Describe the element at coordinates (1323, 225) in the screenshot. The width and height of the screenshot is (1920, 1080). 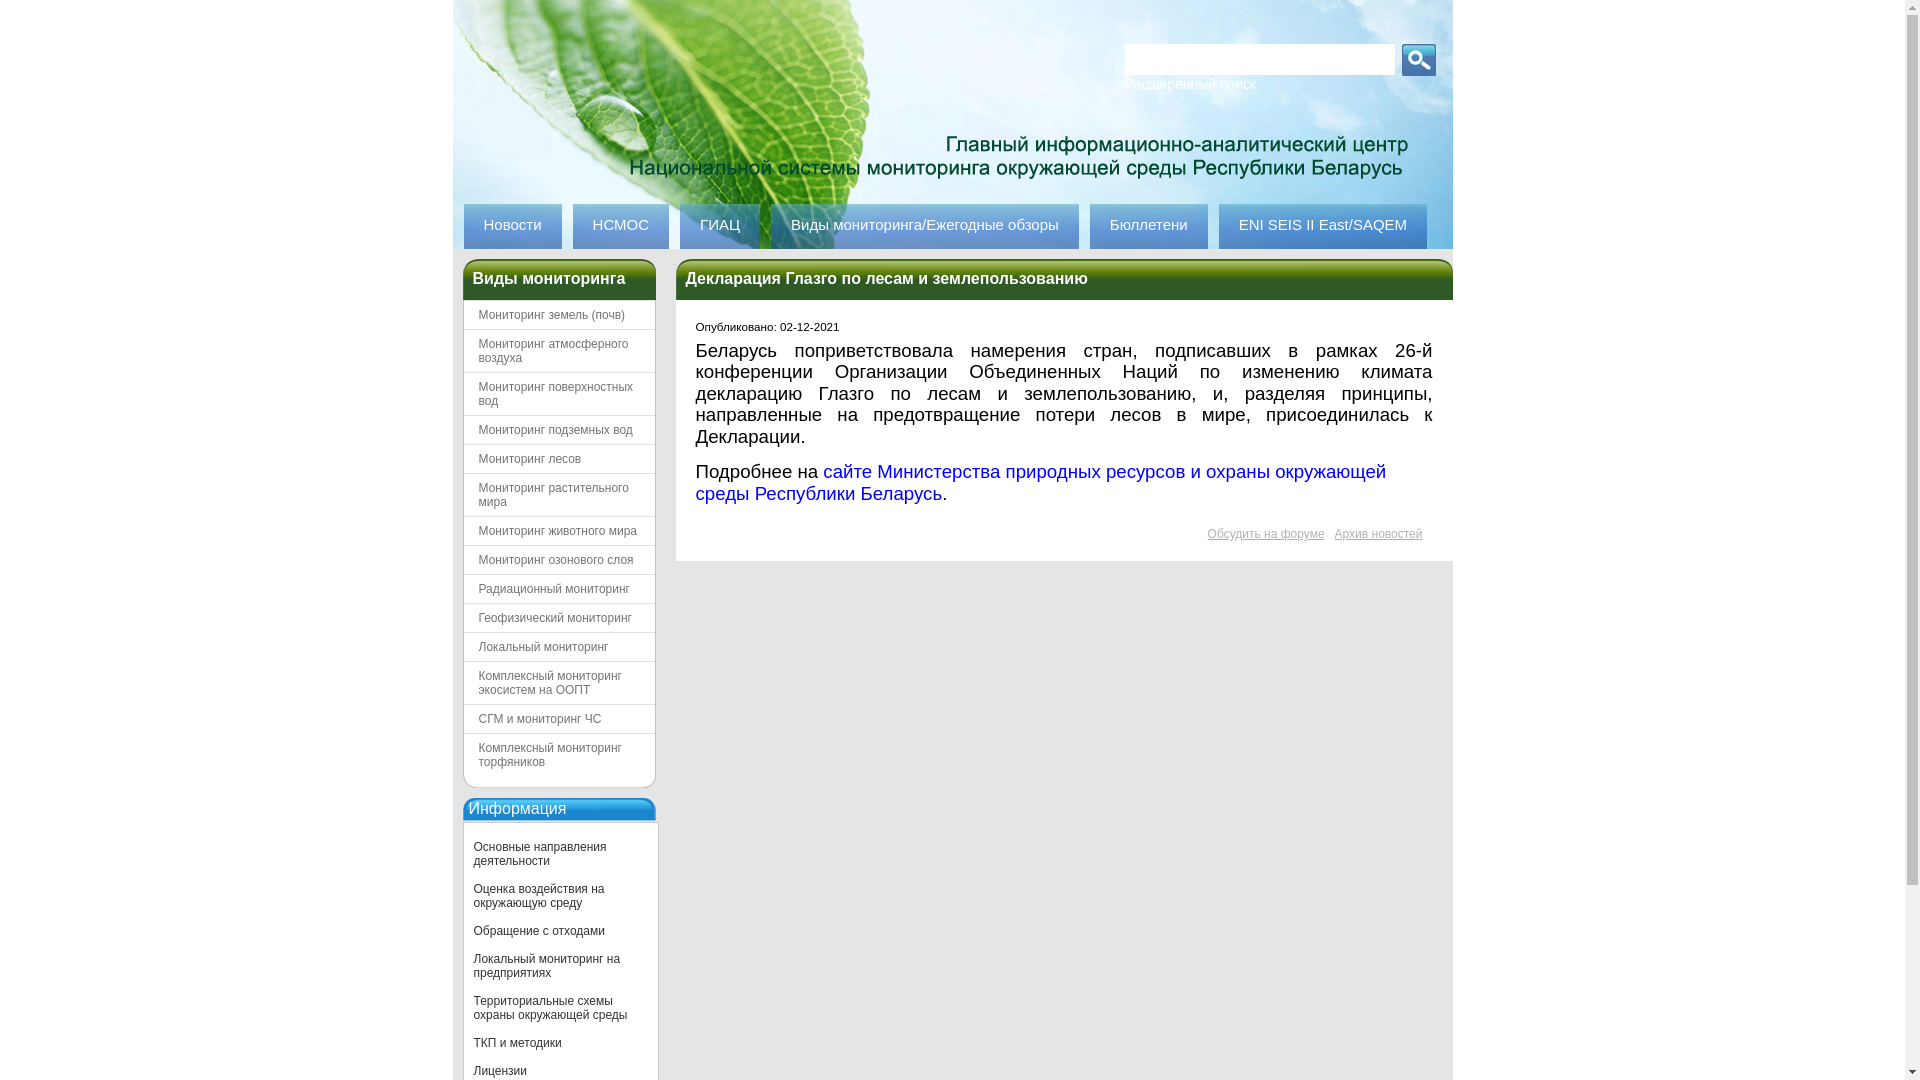
I see `'ENI SEIS II East/SAQEM'` at that location.